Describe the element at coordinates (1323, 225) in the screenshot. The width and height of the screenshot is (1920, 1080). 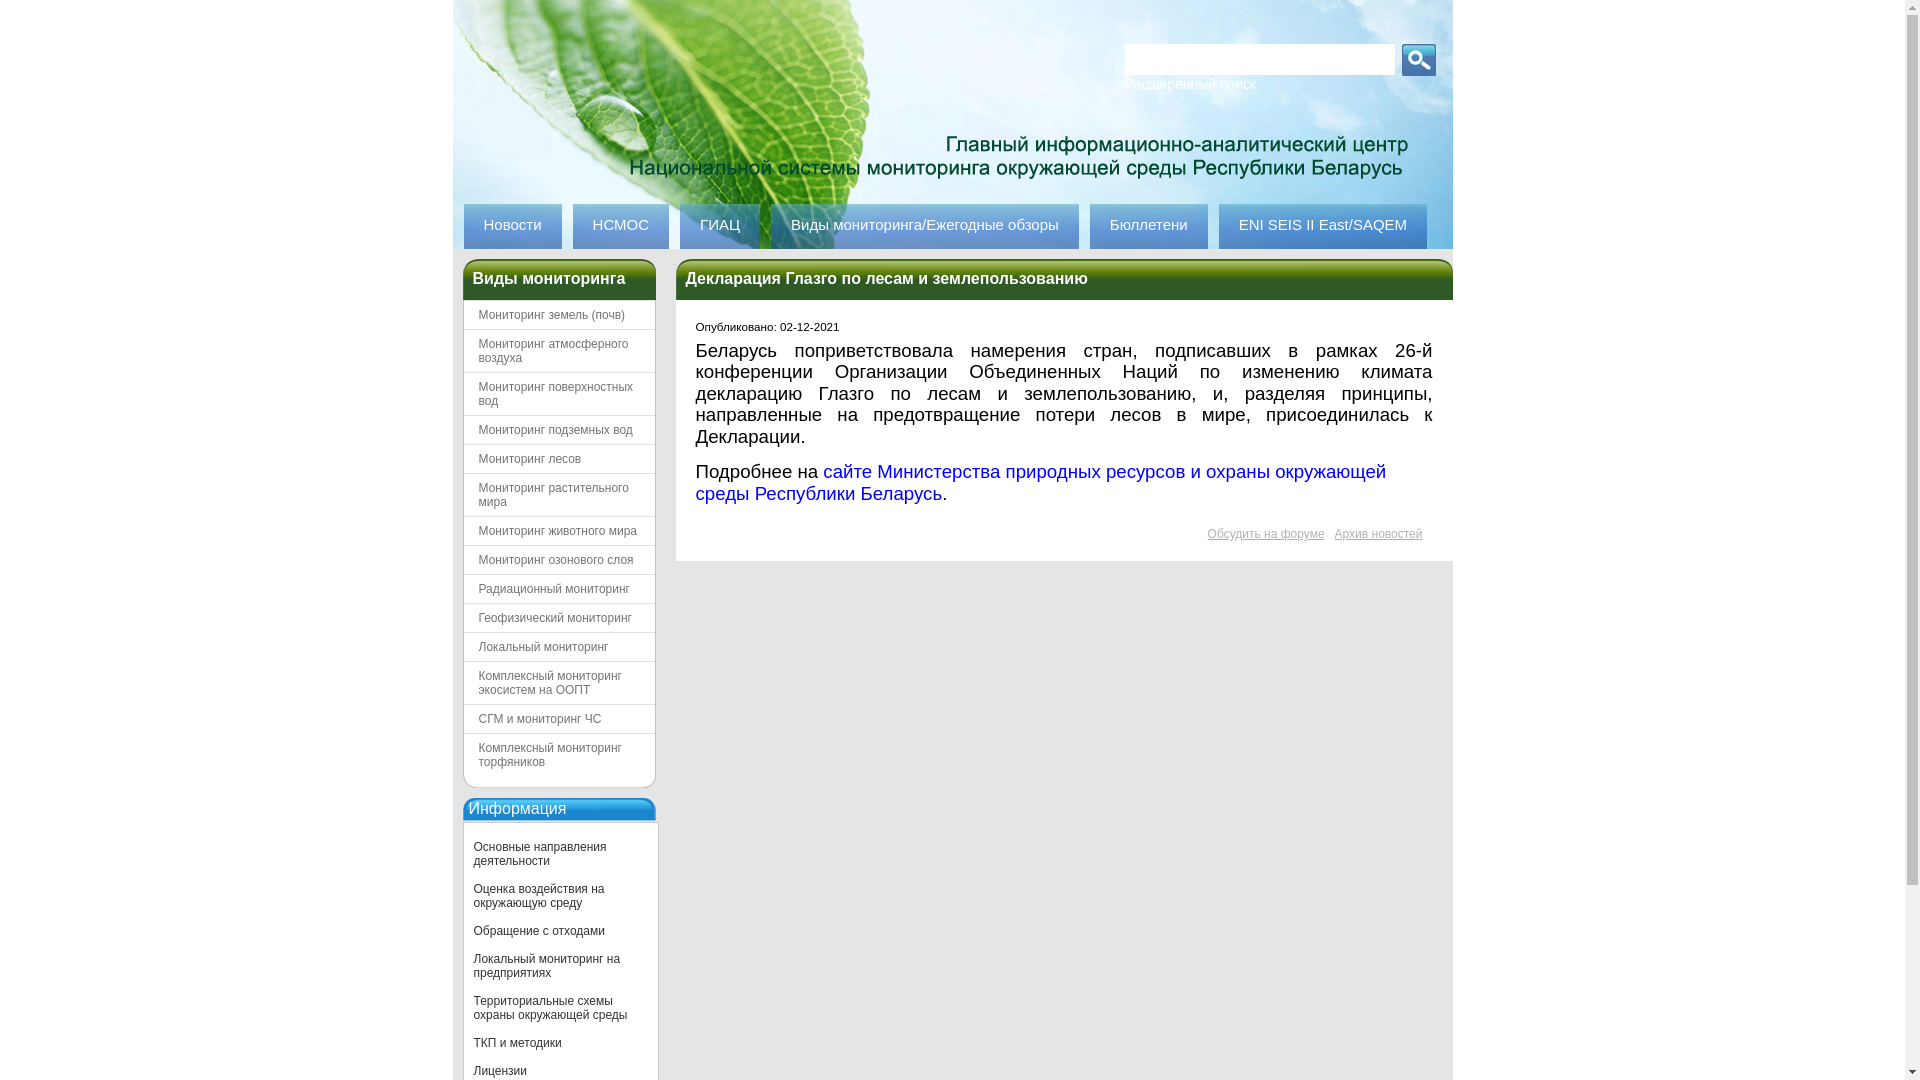
I see `'ENI SEIS II East/SAQEM'` at that location.